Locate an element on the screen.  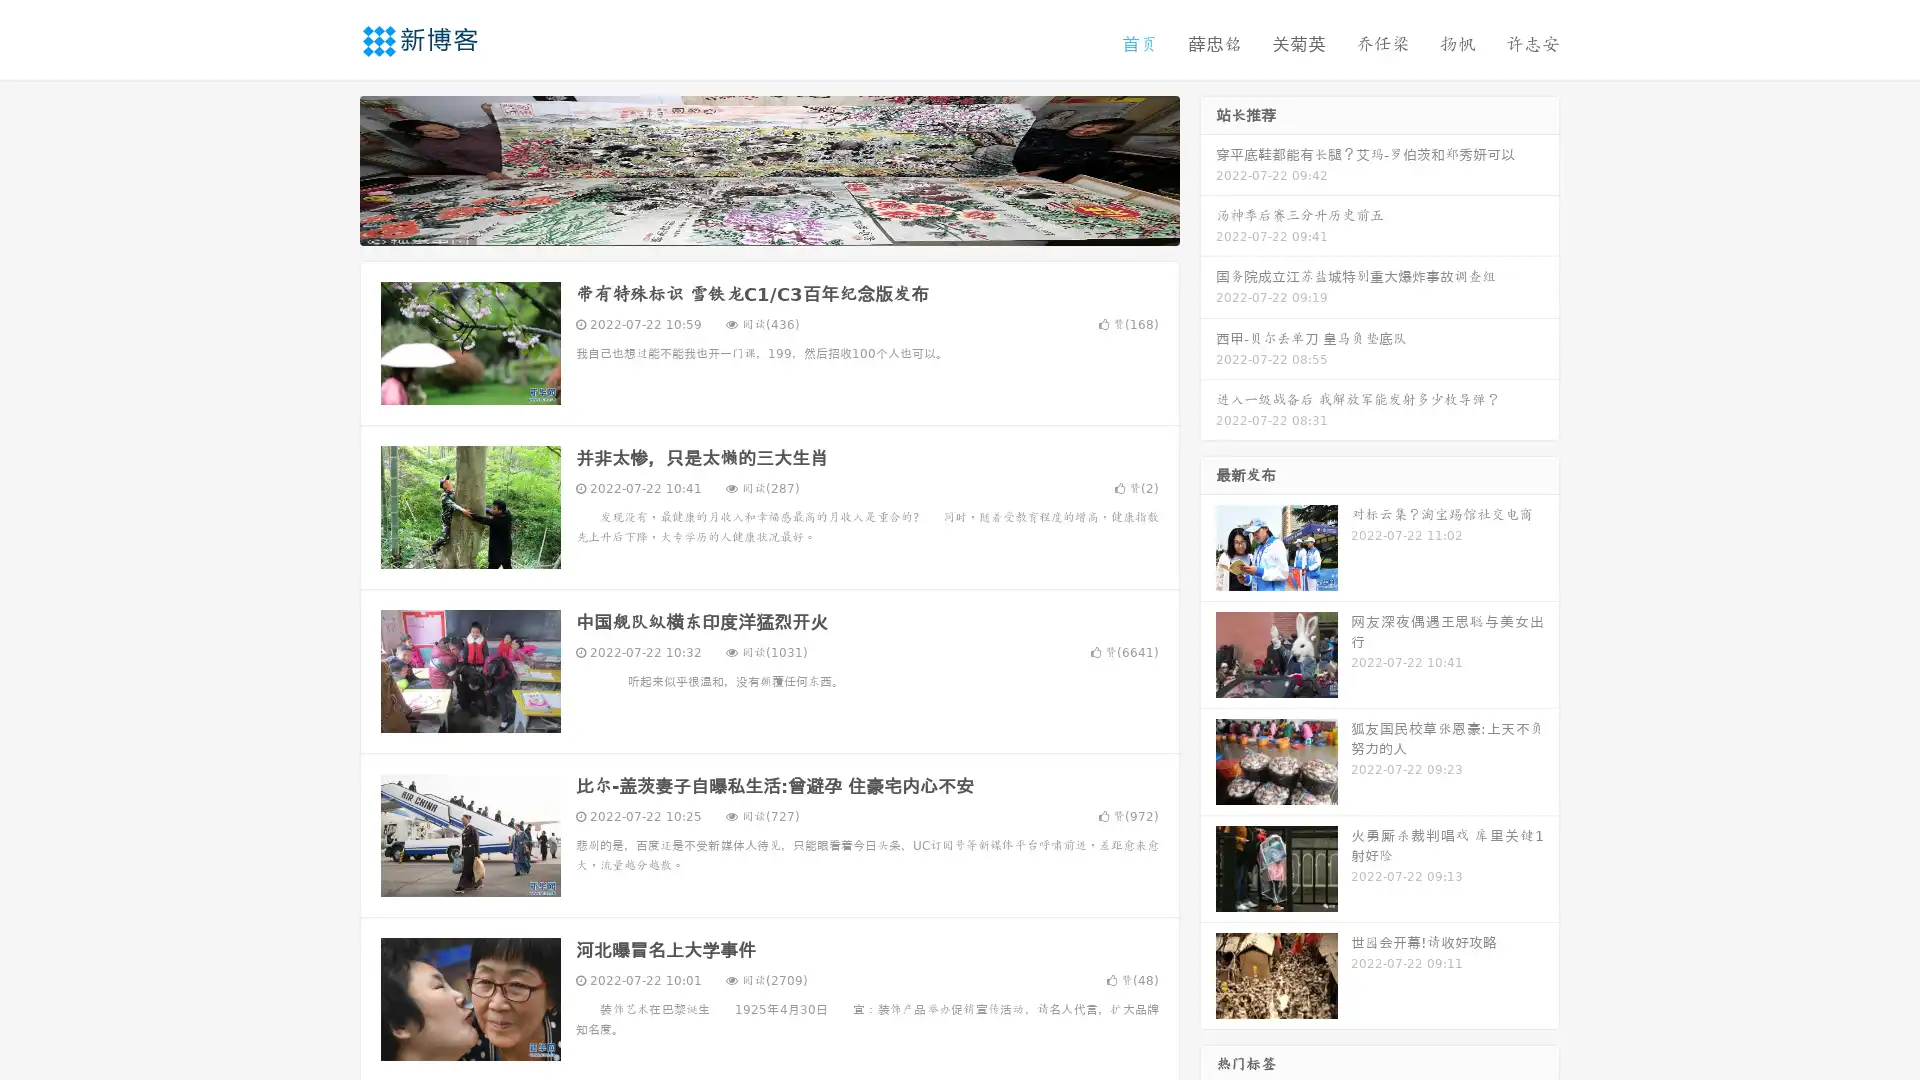
Go to slide 1 is located at coordinates (748, 225).